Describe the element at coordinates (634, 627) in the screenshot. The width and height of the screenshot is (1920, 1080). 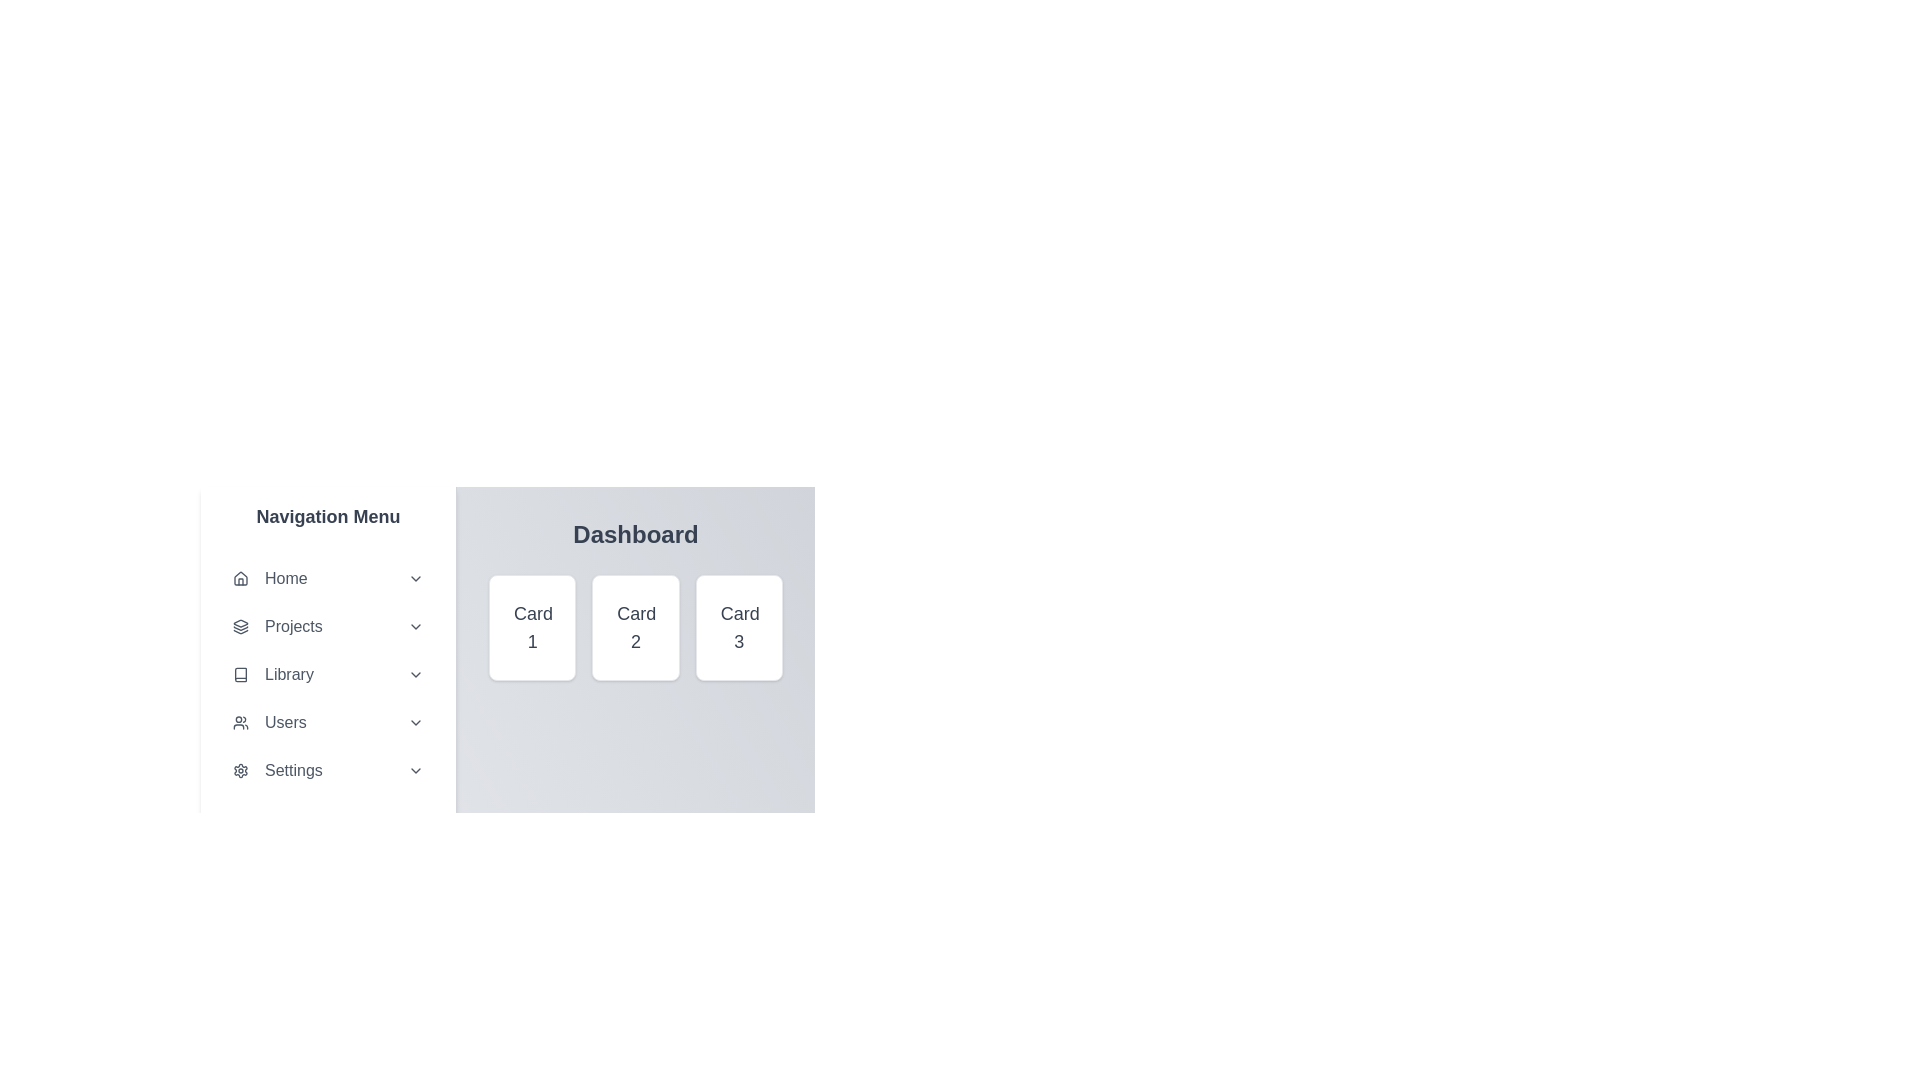
I see `the text label 'Card 2' which identifies the middle card in the horizontal row of three cards on the Dashboard layout` at that location.